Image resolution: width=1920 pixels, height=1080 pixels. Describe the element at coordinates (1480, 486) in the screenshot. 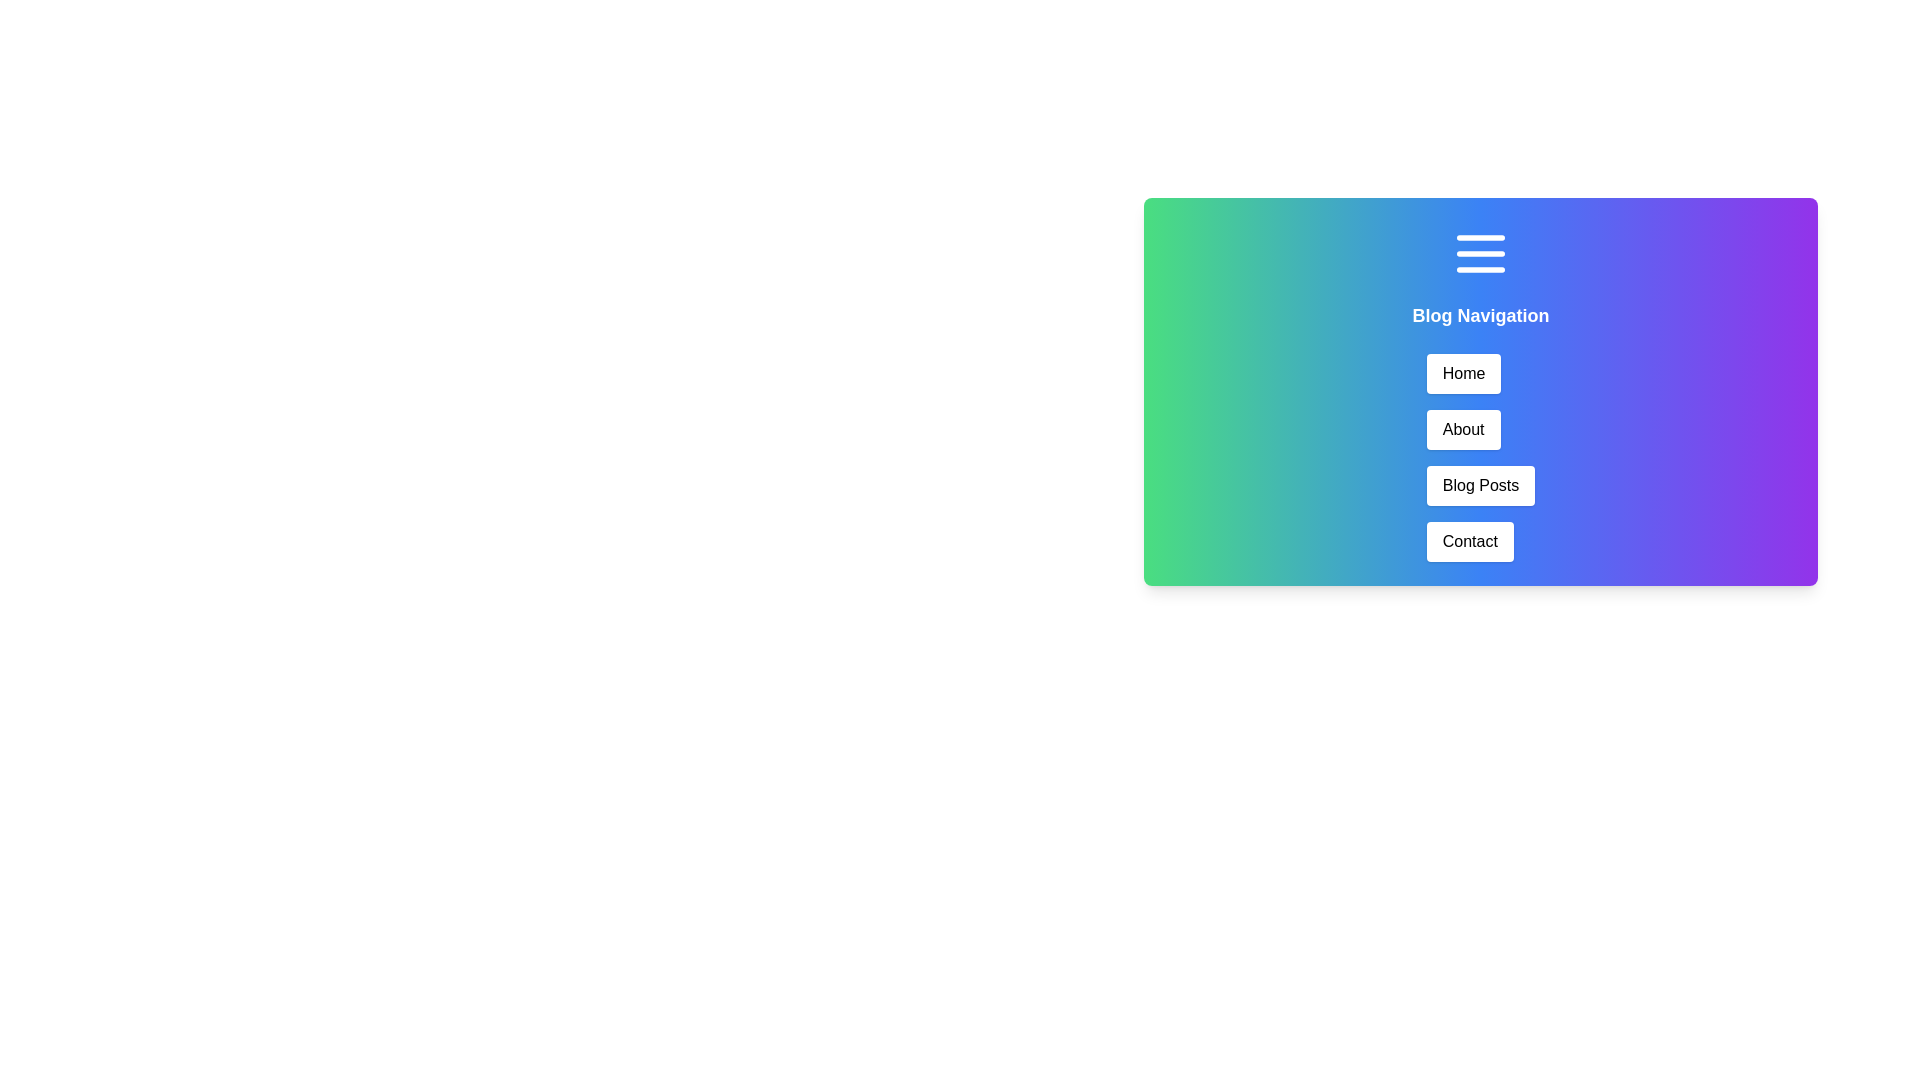

I see `the 'Blog Posts' button to navigate to the posts section` at that location.